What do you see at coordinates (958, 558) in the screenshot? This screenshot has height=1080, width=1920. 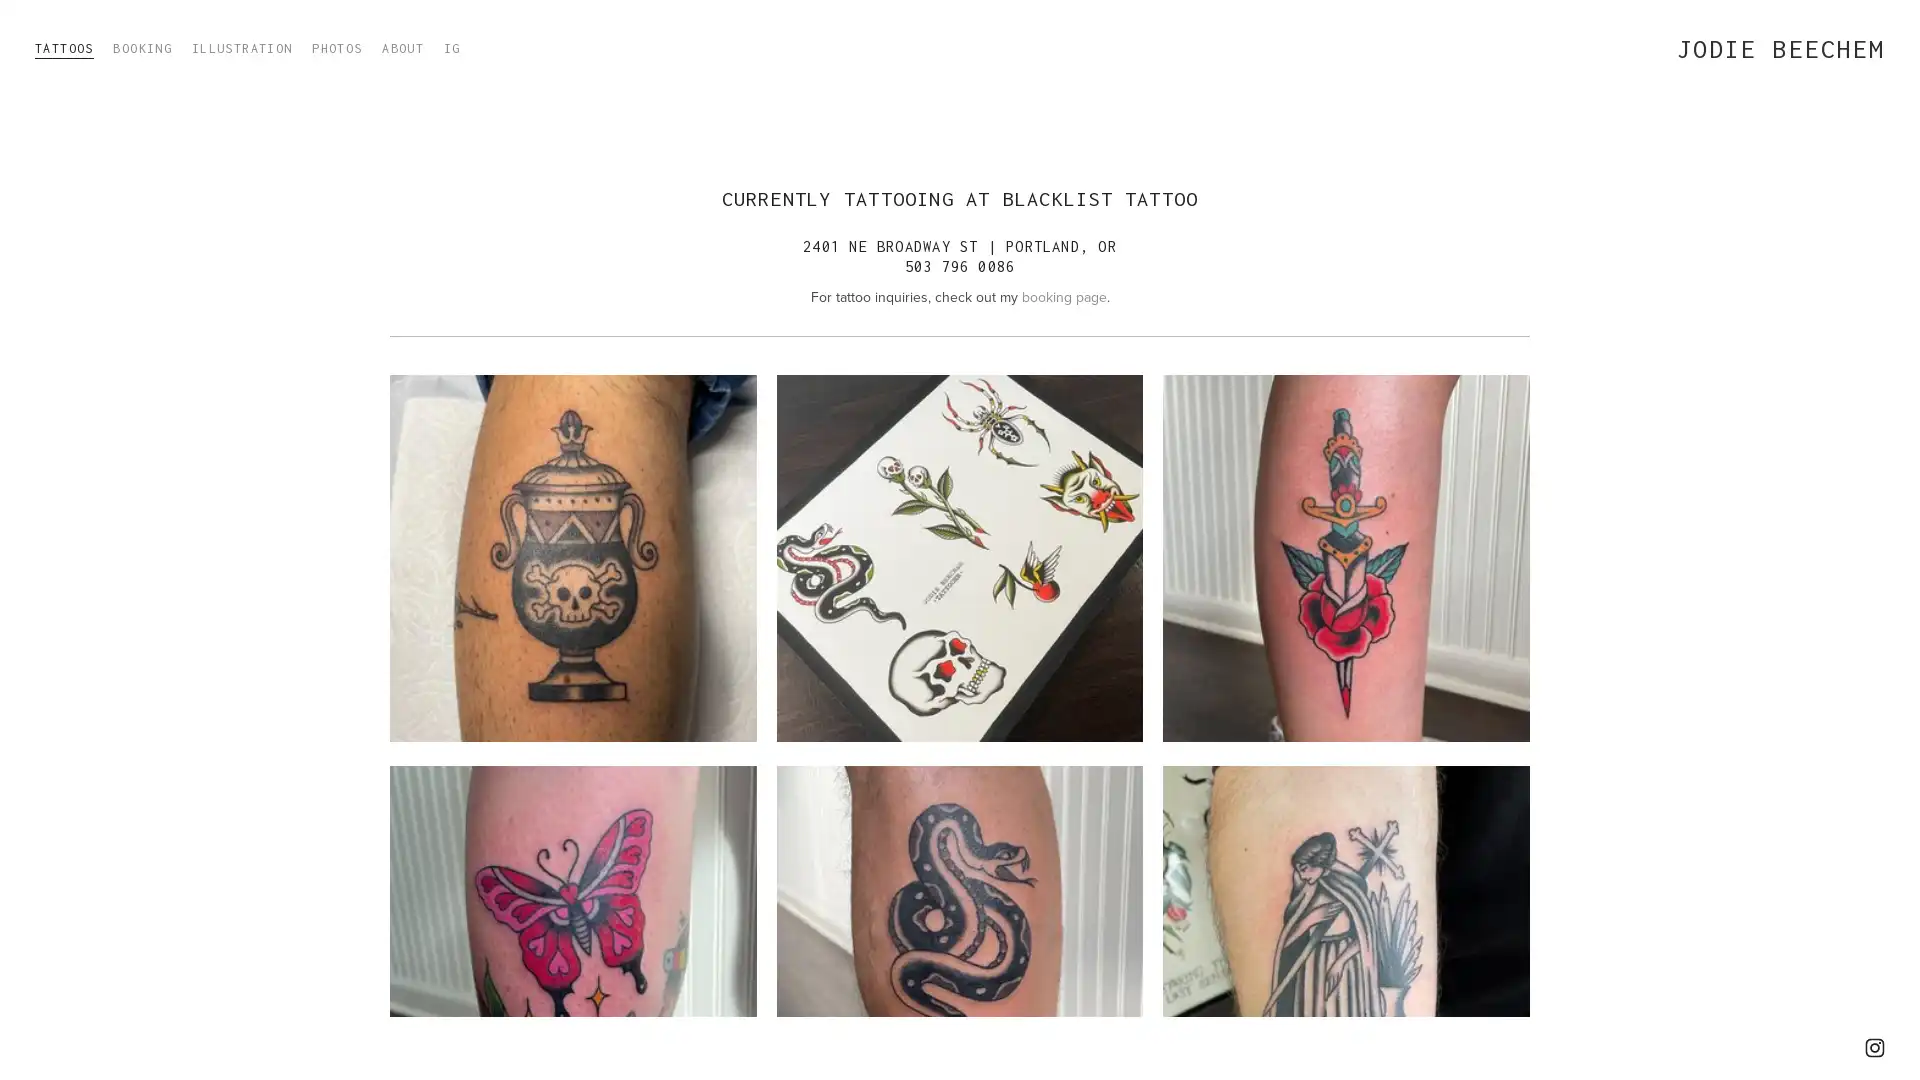 I see `View fullsize` at bounding box center [958, 558].